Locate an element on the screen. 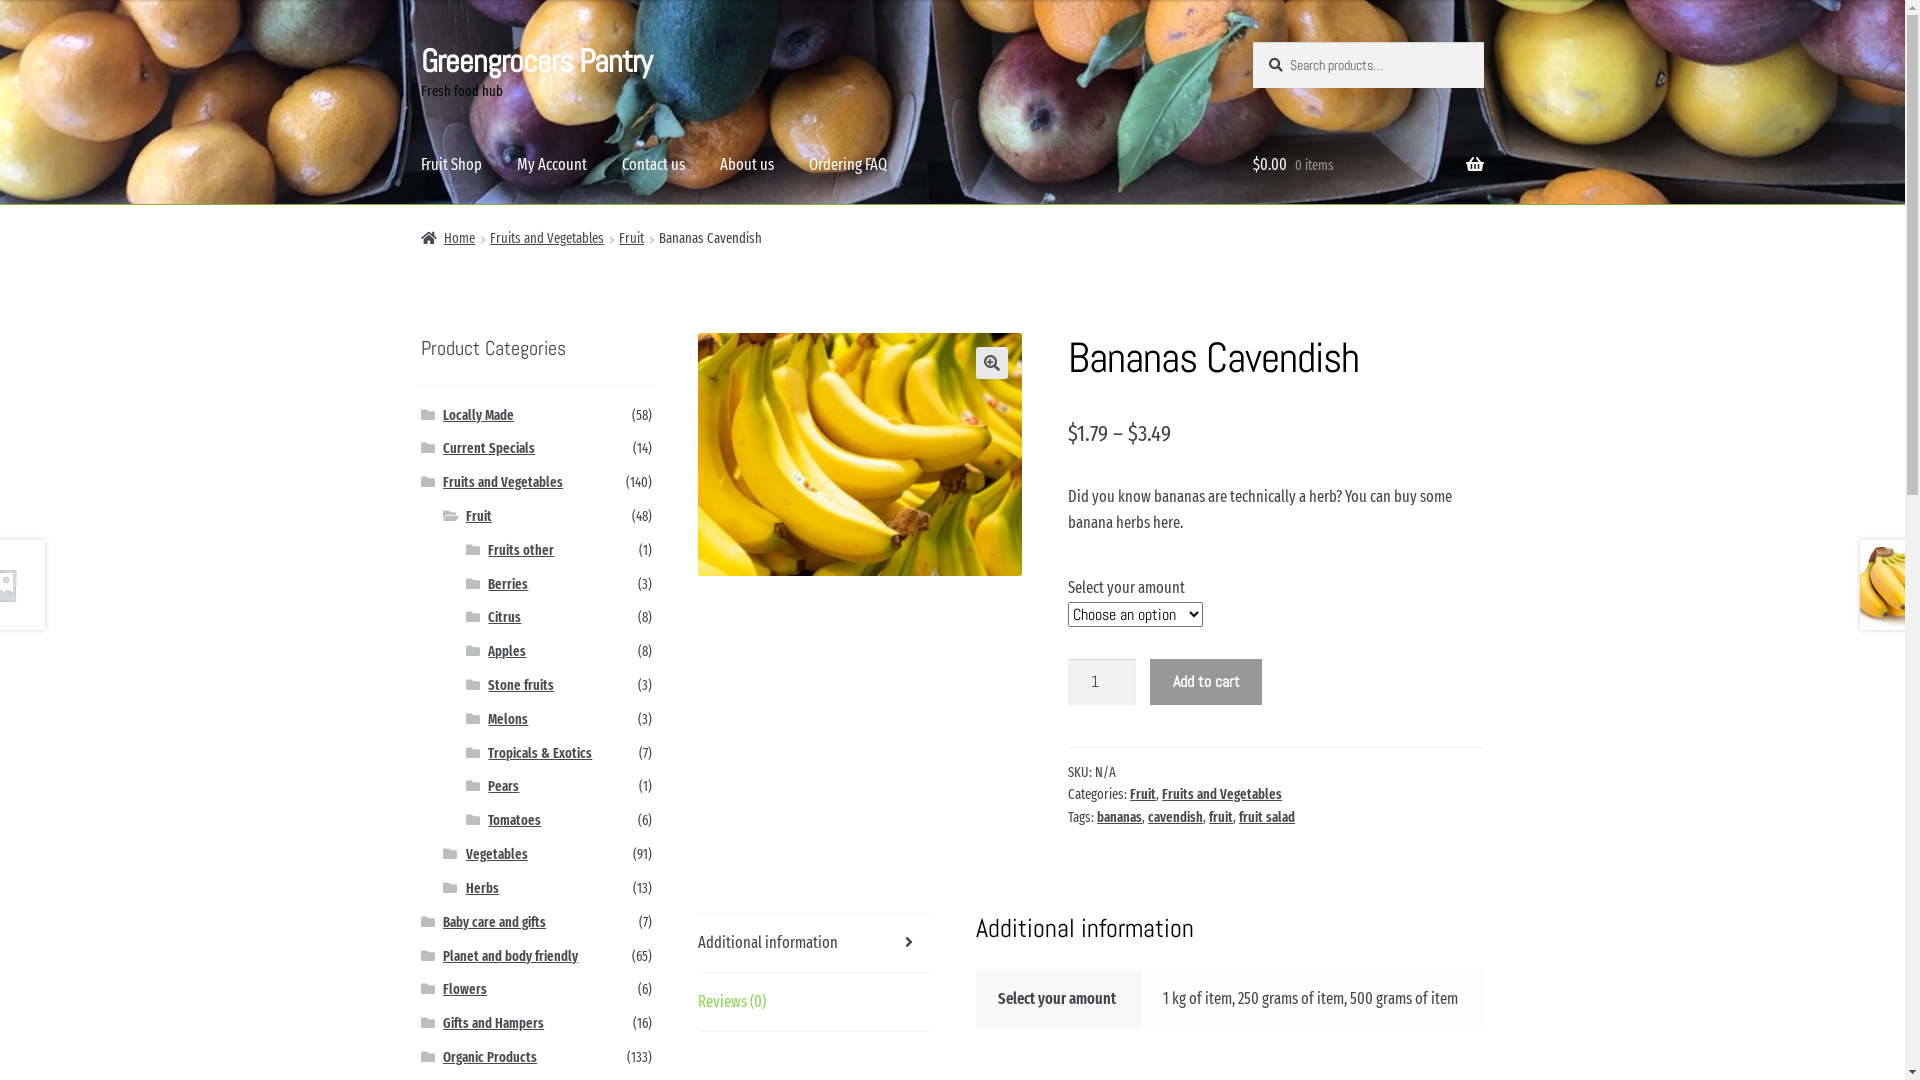  'Herbs' is located at coordinates (482, 887).